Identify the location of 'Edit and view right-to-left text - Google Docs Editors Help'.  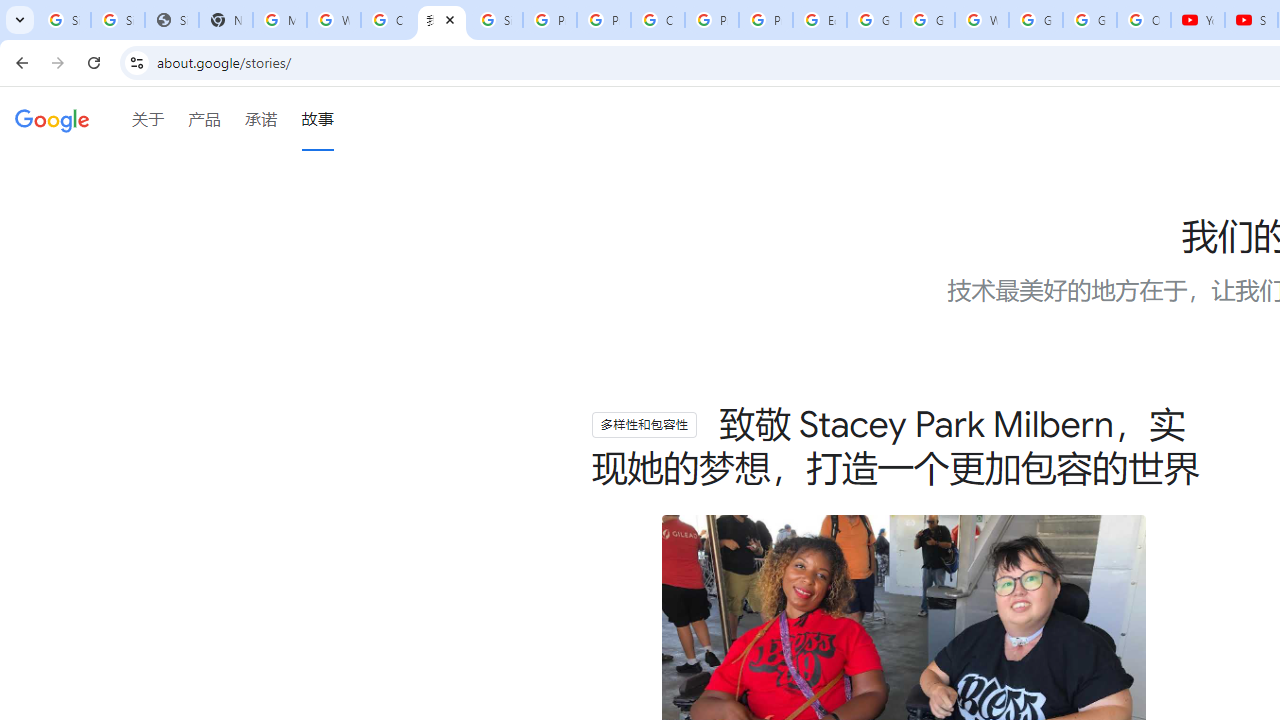
(819, 20).